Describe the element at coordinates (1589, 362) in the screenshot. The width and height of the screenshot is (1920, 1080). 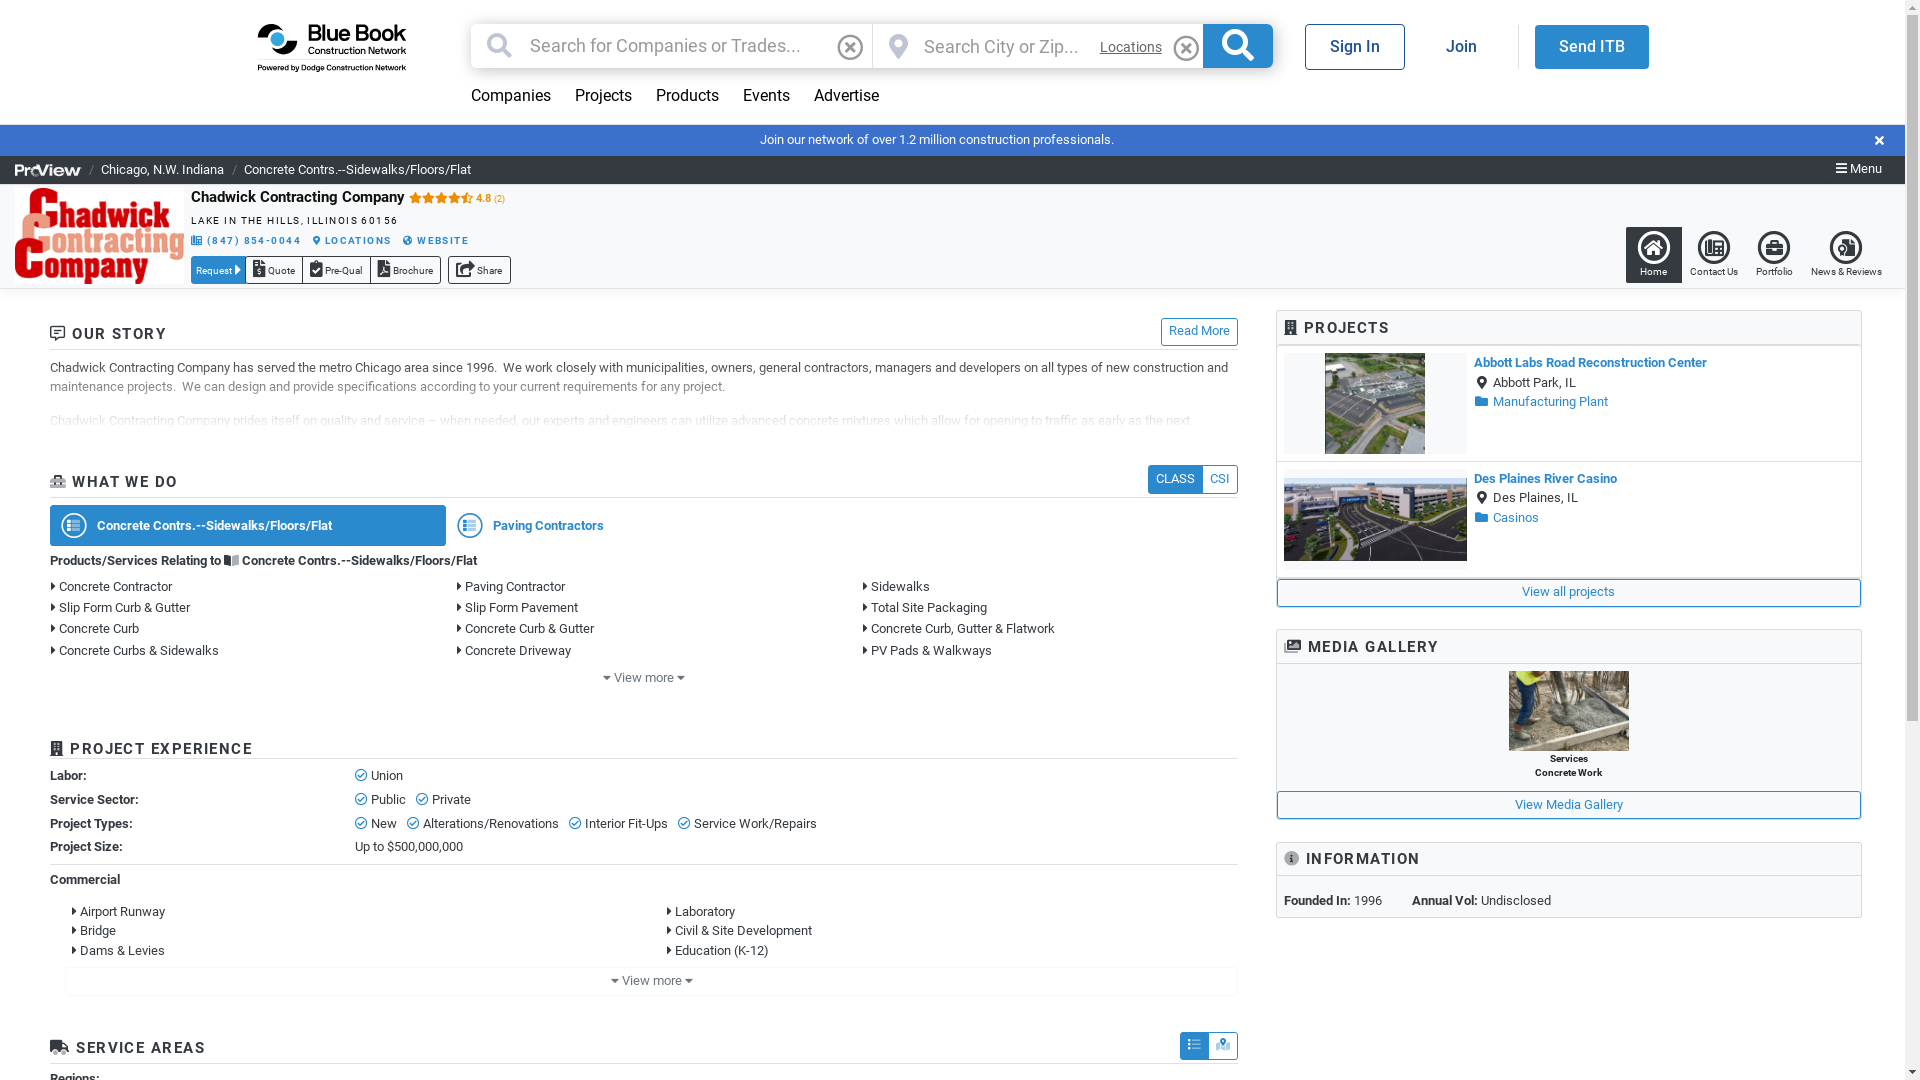
I see `'Abbott Labs Road Reconstruction Center'` at that location.